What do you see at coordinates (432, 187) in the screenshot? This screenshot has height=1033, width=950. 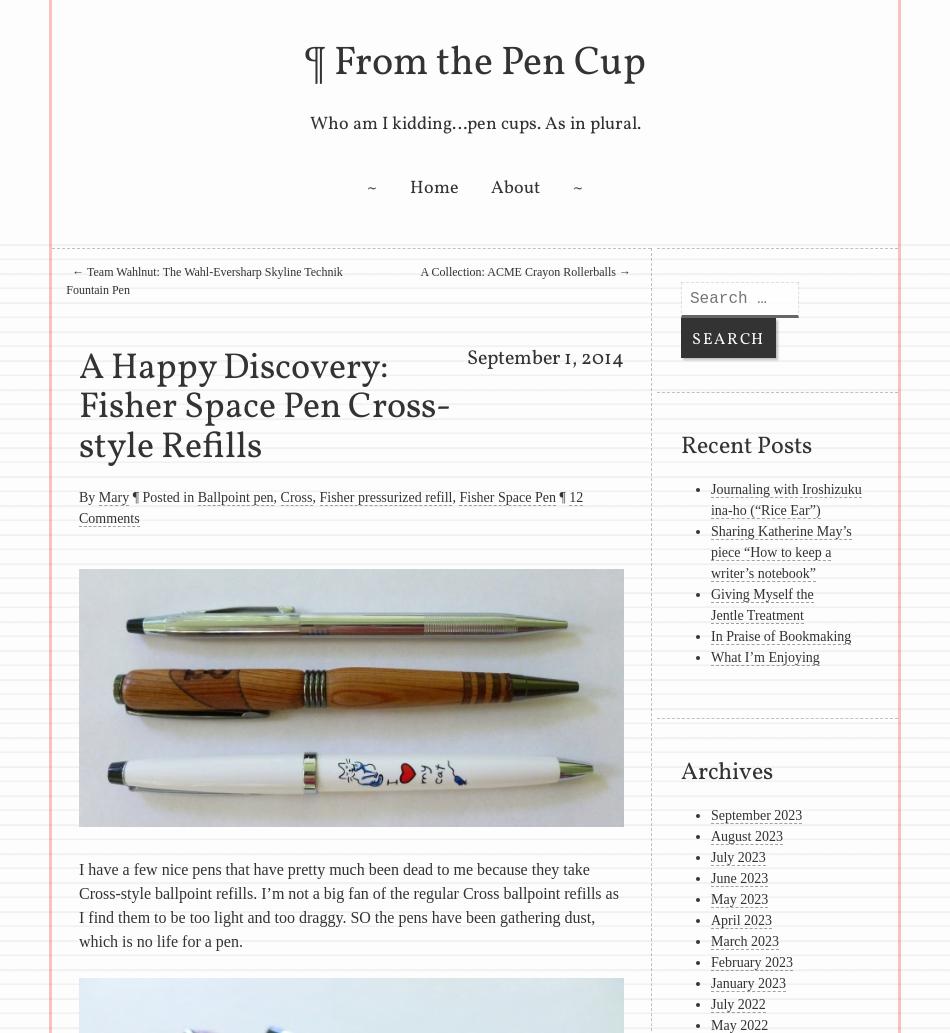 I see `'Home'` at bounding box center [432, 187].